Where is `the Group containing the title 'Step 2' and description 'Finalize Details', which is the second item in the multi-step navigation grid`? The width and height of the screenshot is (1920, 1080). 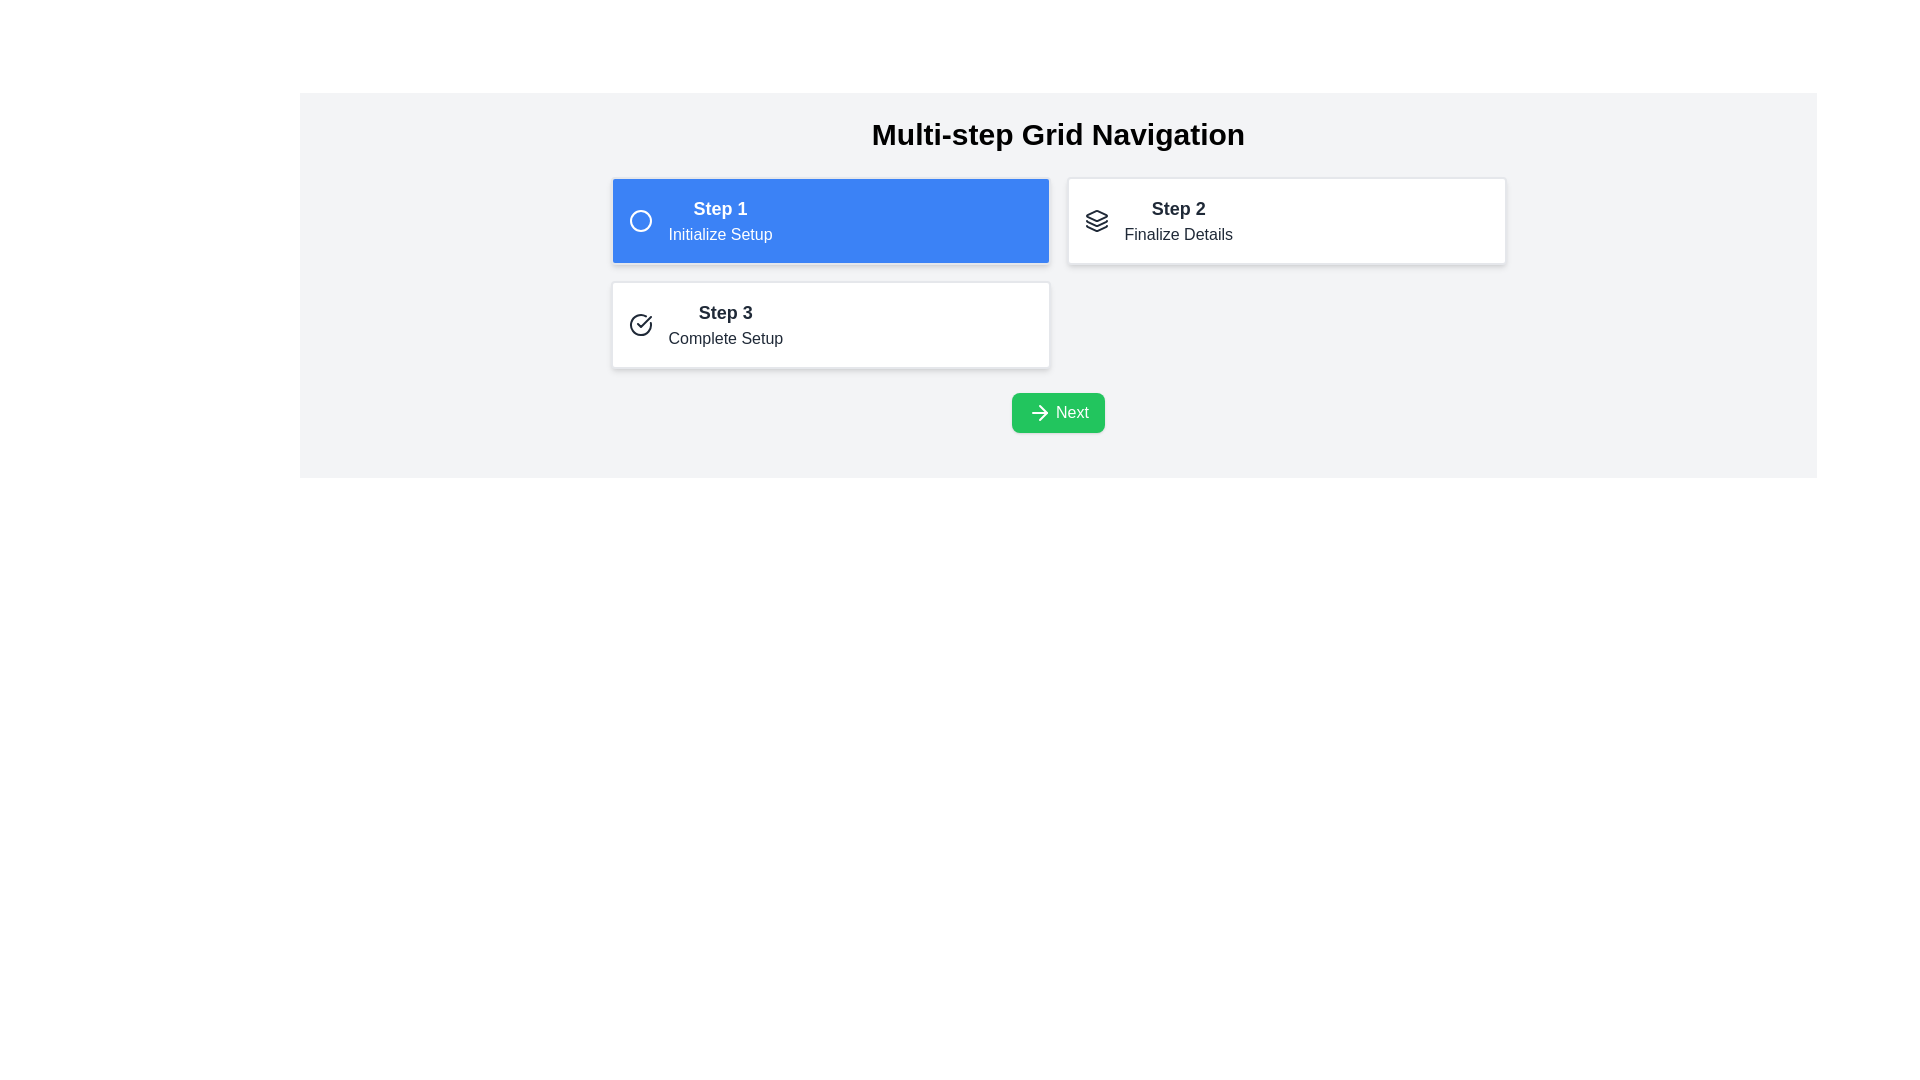 the Group containing the title 'Step 2' and description 'Finalize Details', which is the second item in the multi-step navigation grid is located at coordinates (1178, 220).